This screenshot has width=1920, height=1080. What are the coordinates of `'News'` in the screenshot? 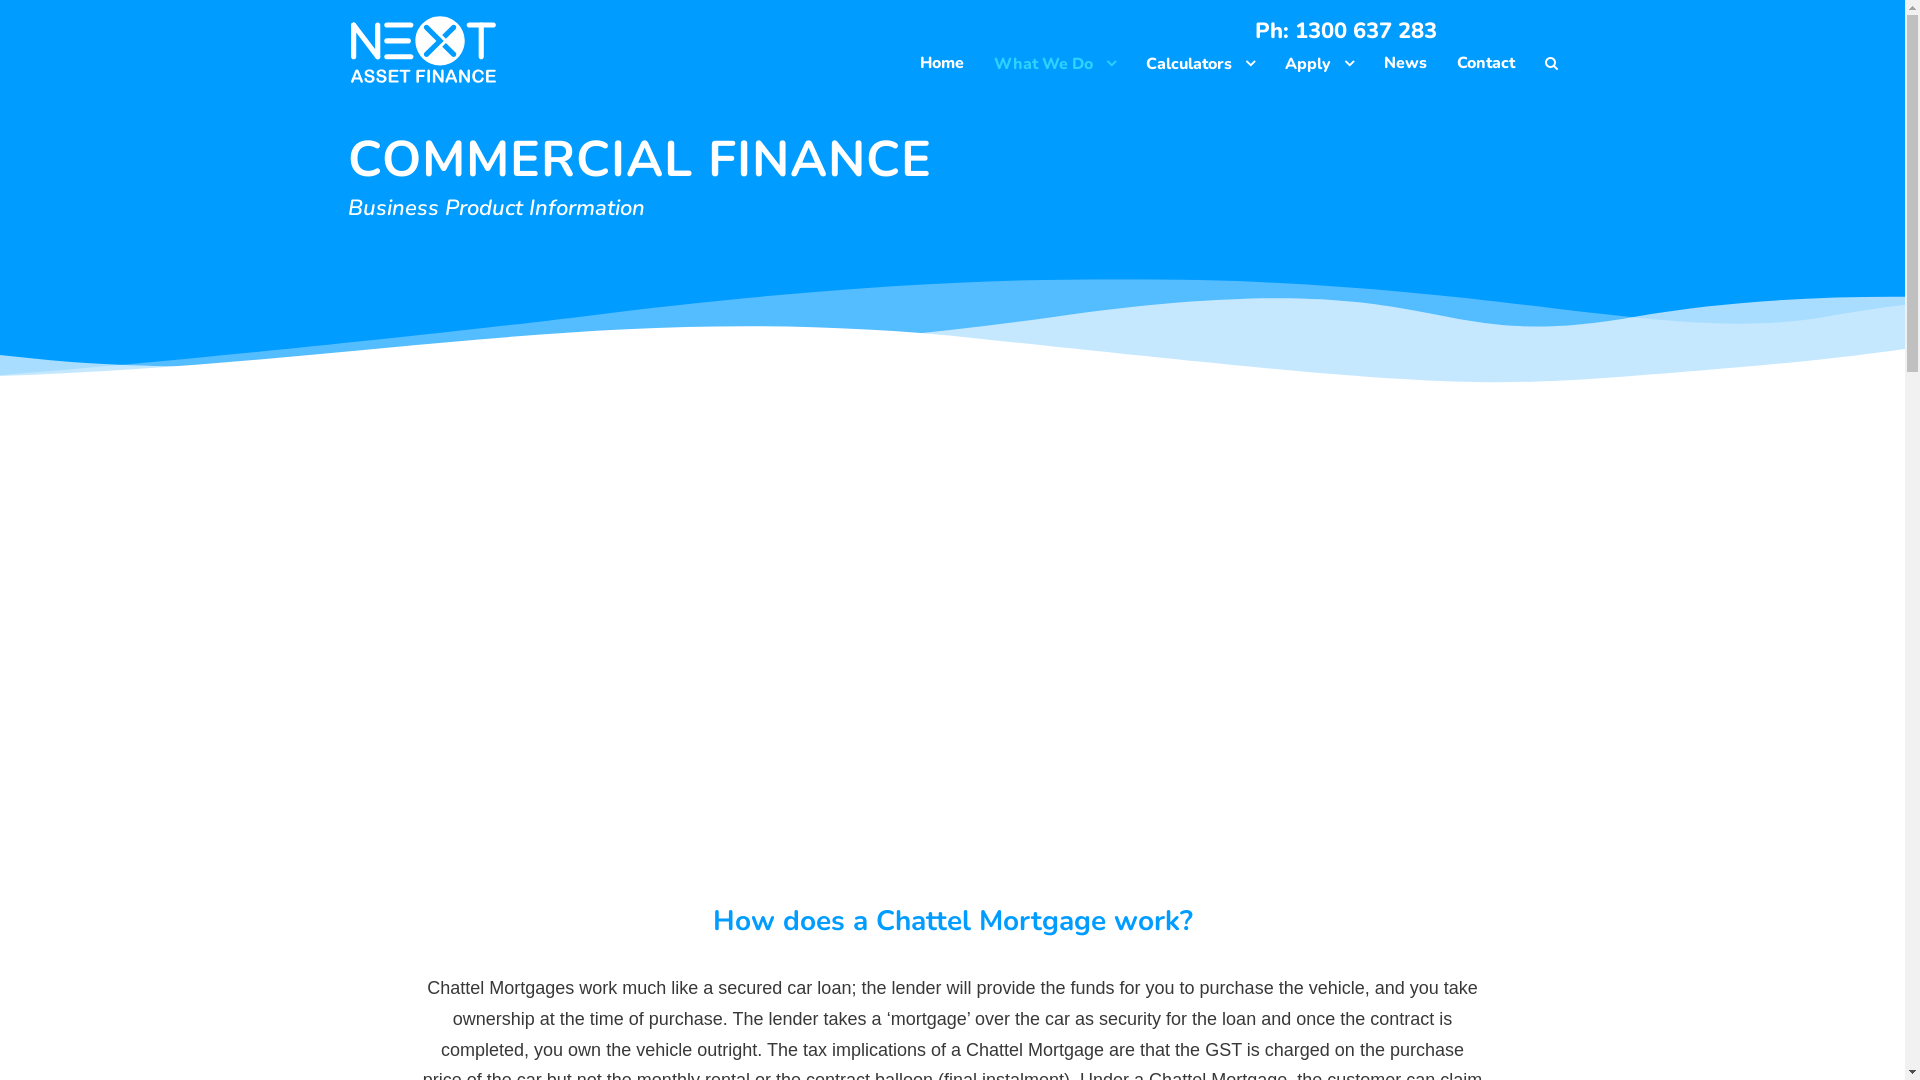 It's located at (1382, 67).